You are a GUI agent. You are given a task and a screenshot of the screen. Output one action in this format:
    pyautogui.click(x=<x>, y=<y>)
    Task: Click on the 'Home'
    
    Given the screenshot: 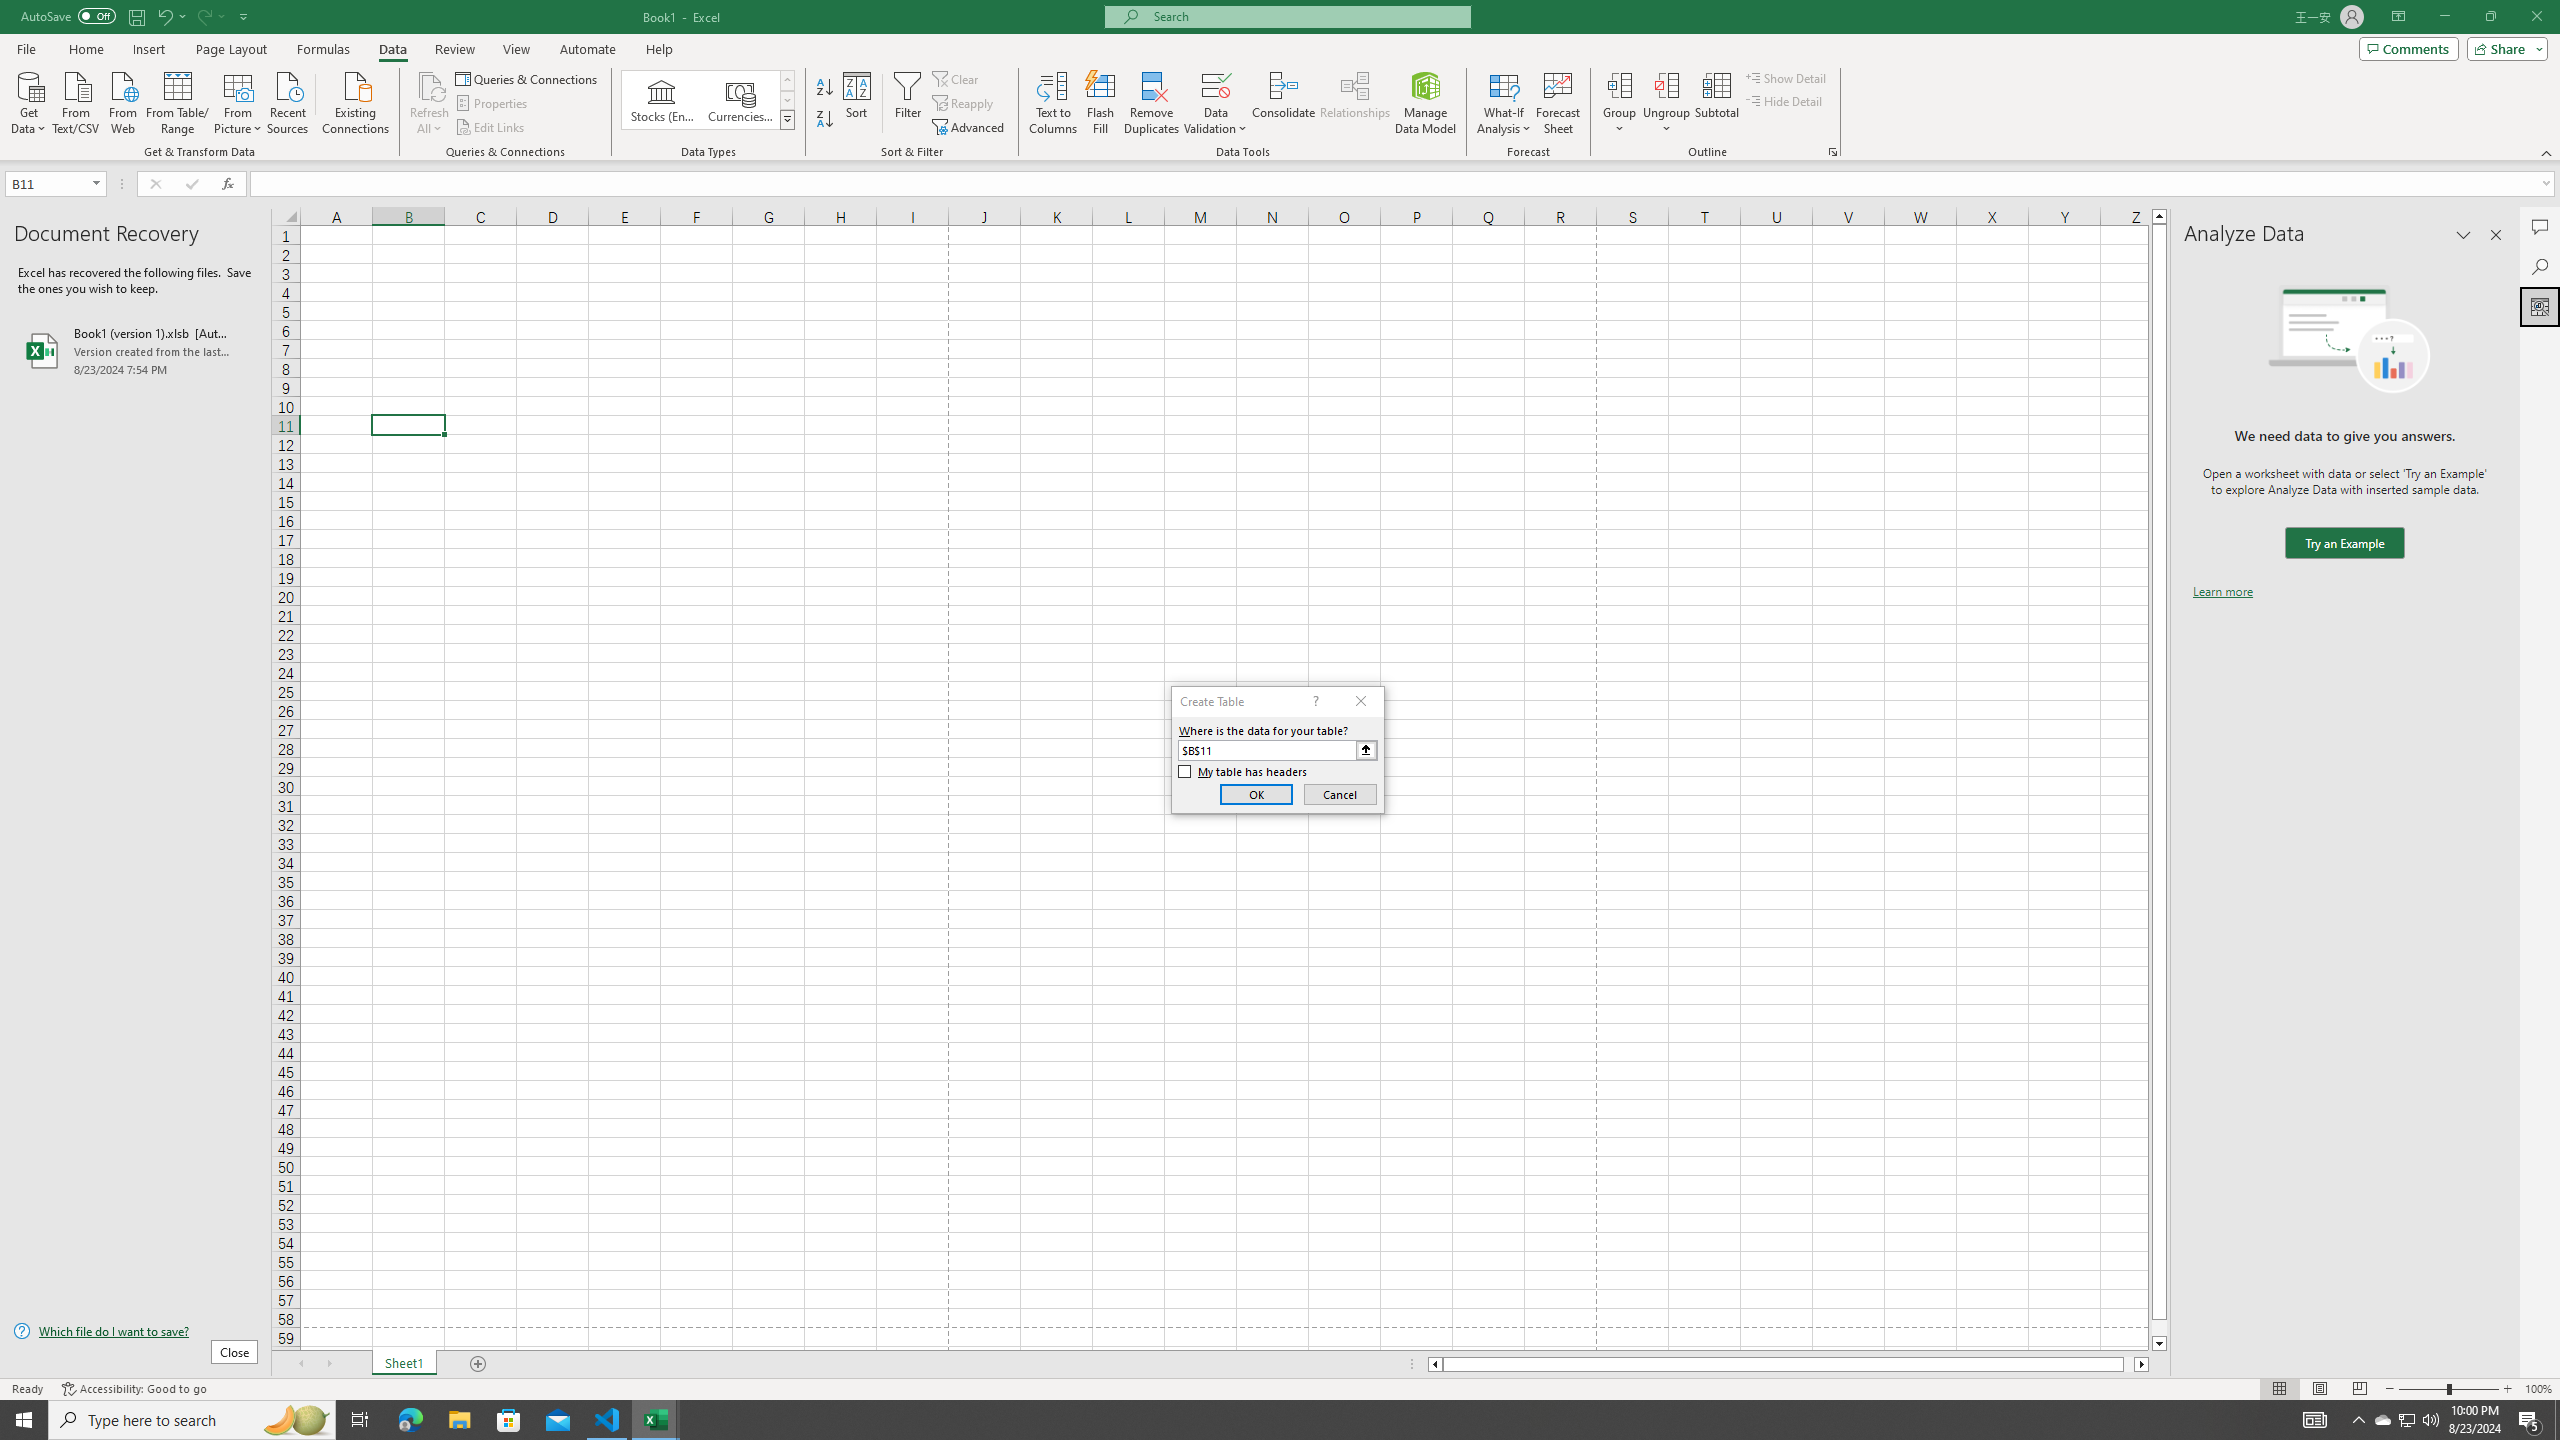 What is the action you would take?
    pyautogui.click(x=85, y=49)
    